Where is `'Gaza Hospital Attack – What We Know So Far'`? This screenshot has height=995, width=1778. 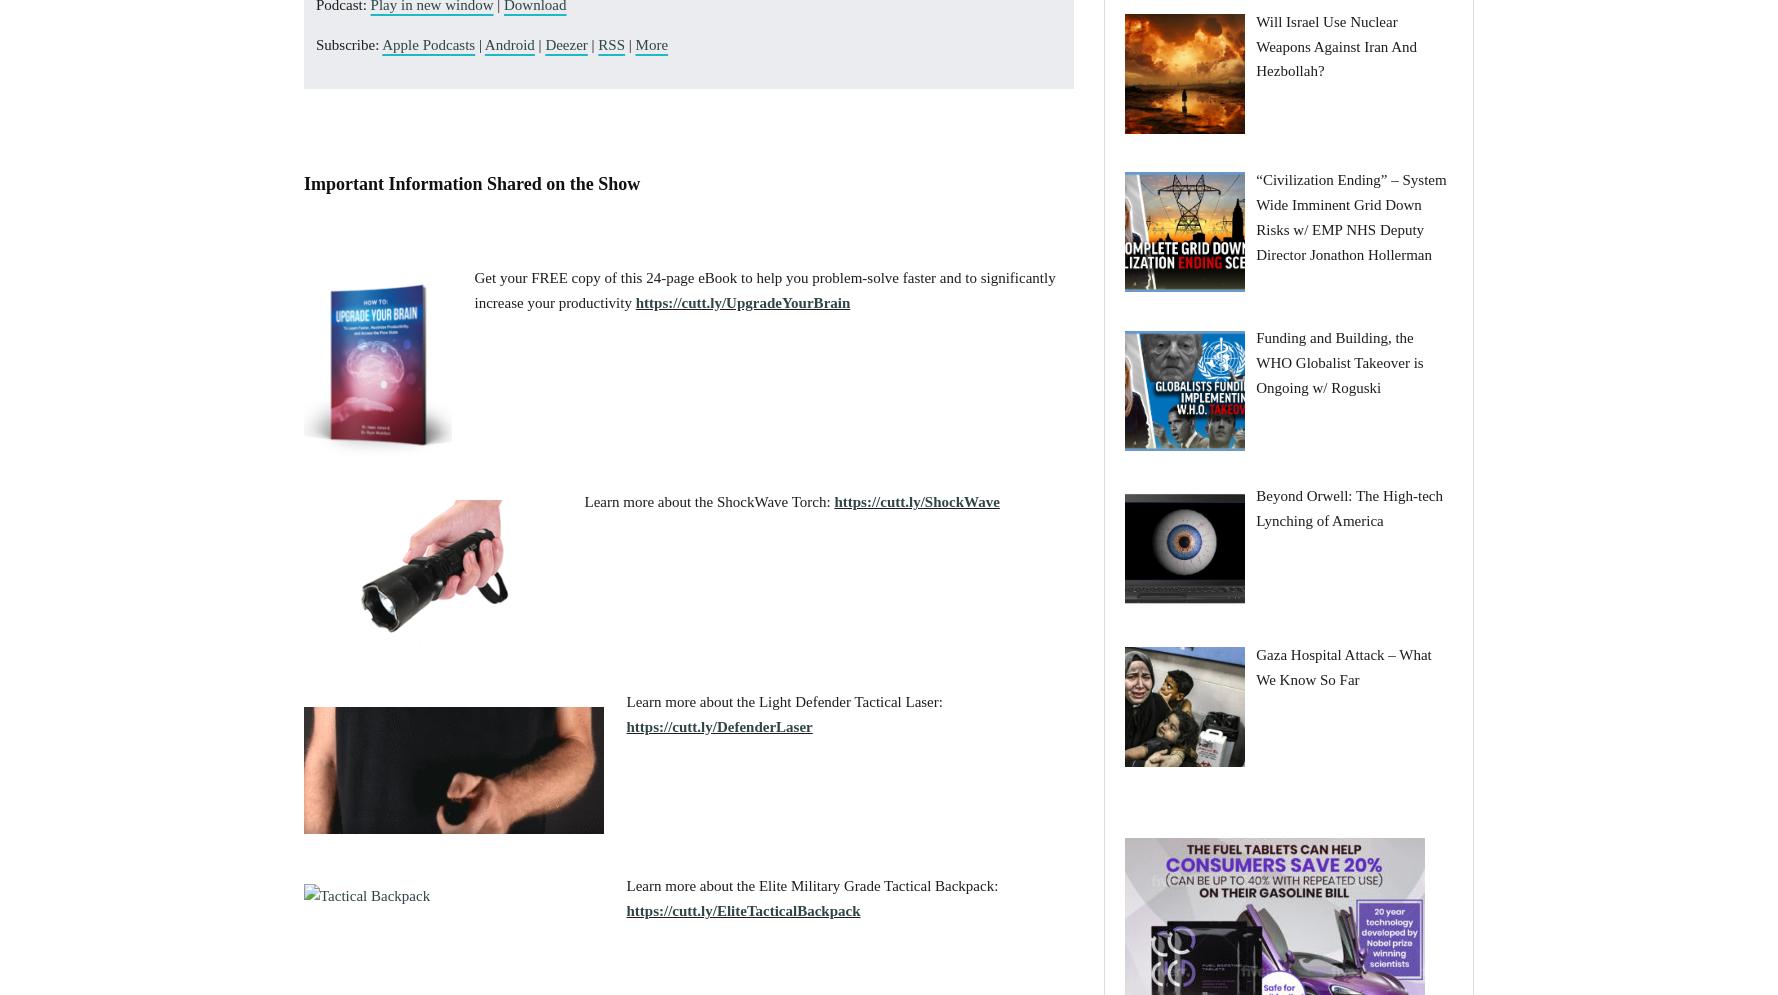 'Gaza Hospital Attack – What We Know So Far' is located at coordinates (1254, 665).